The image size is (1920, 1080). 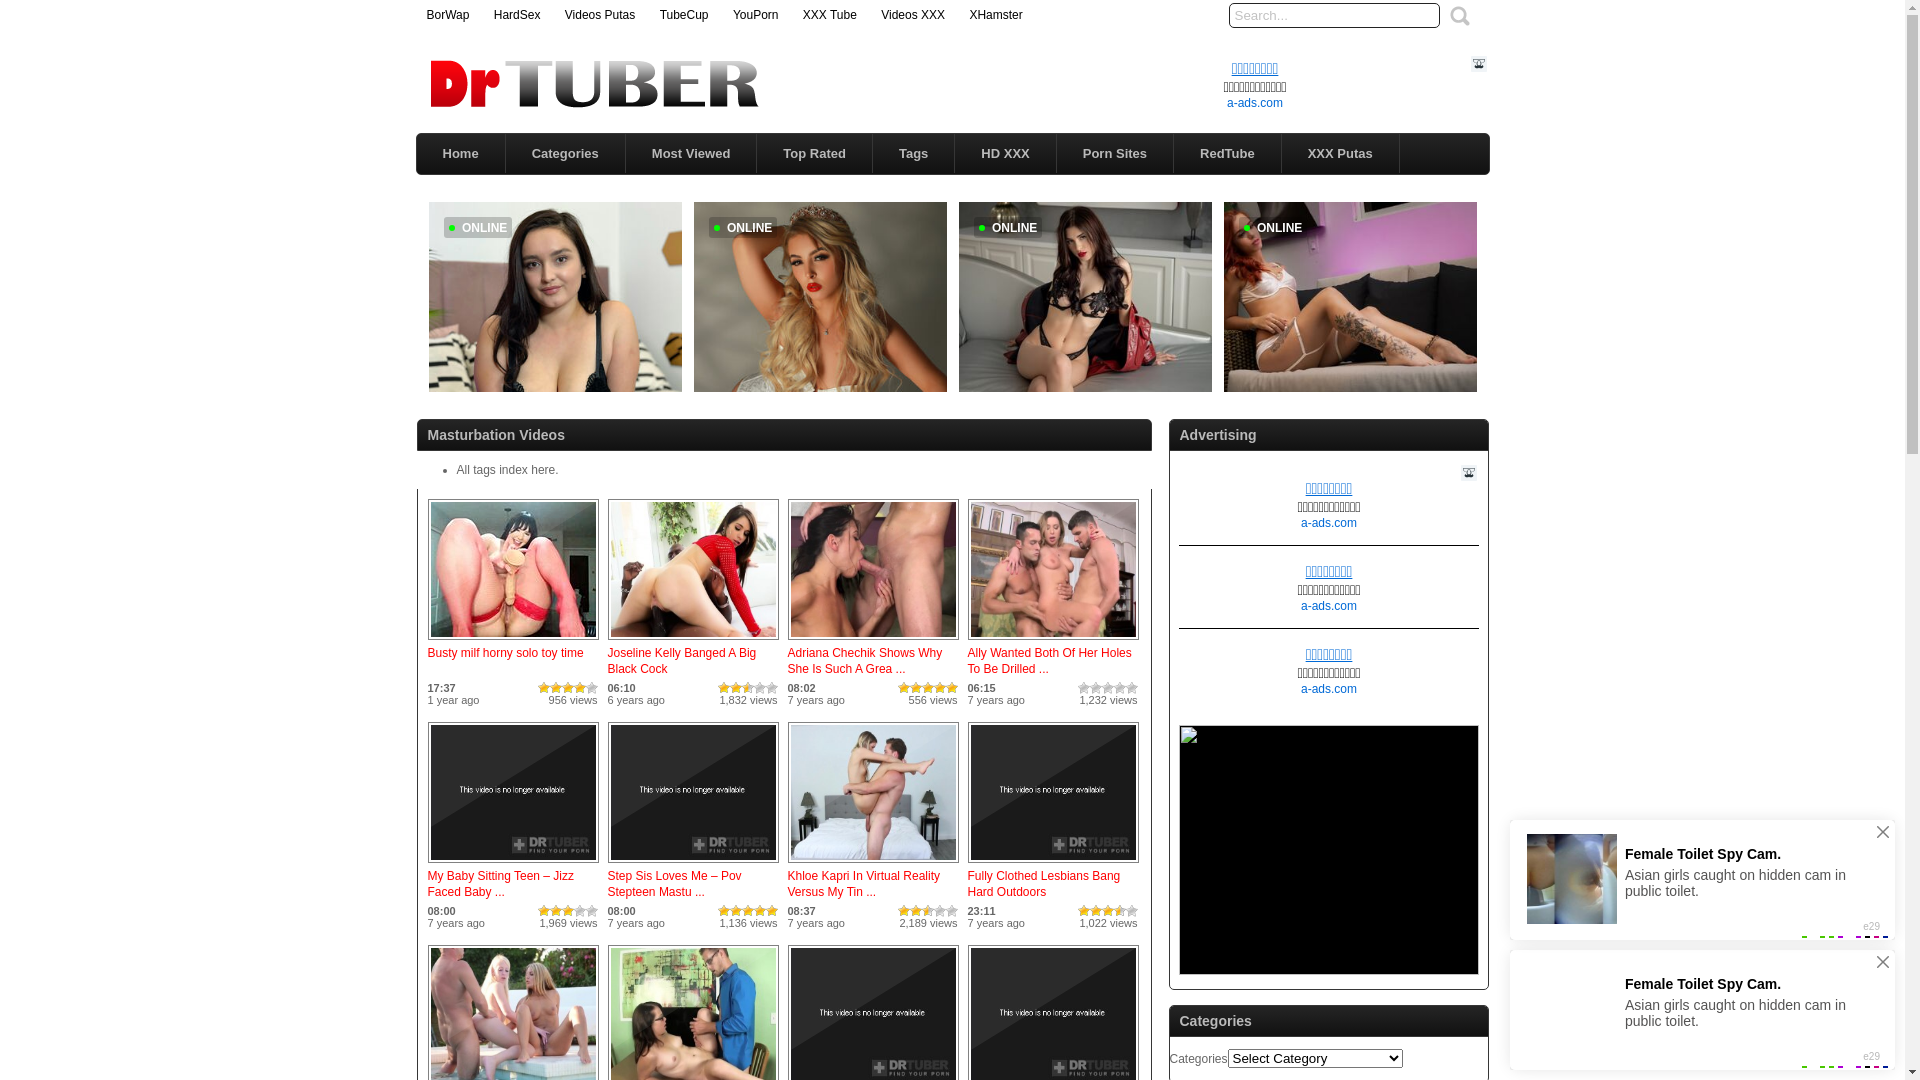 I want to click on 'XXX Putas', so click(x=1281, y=152).